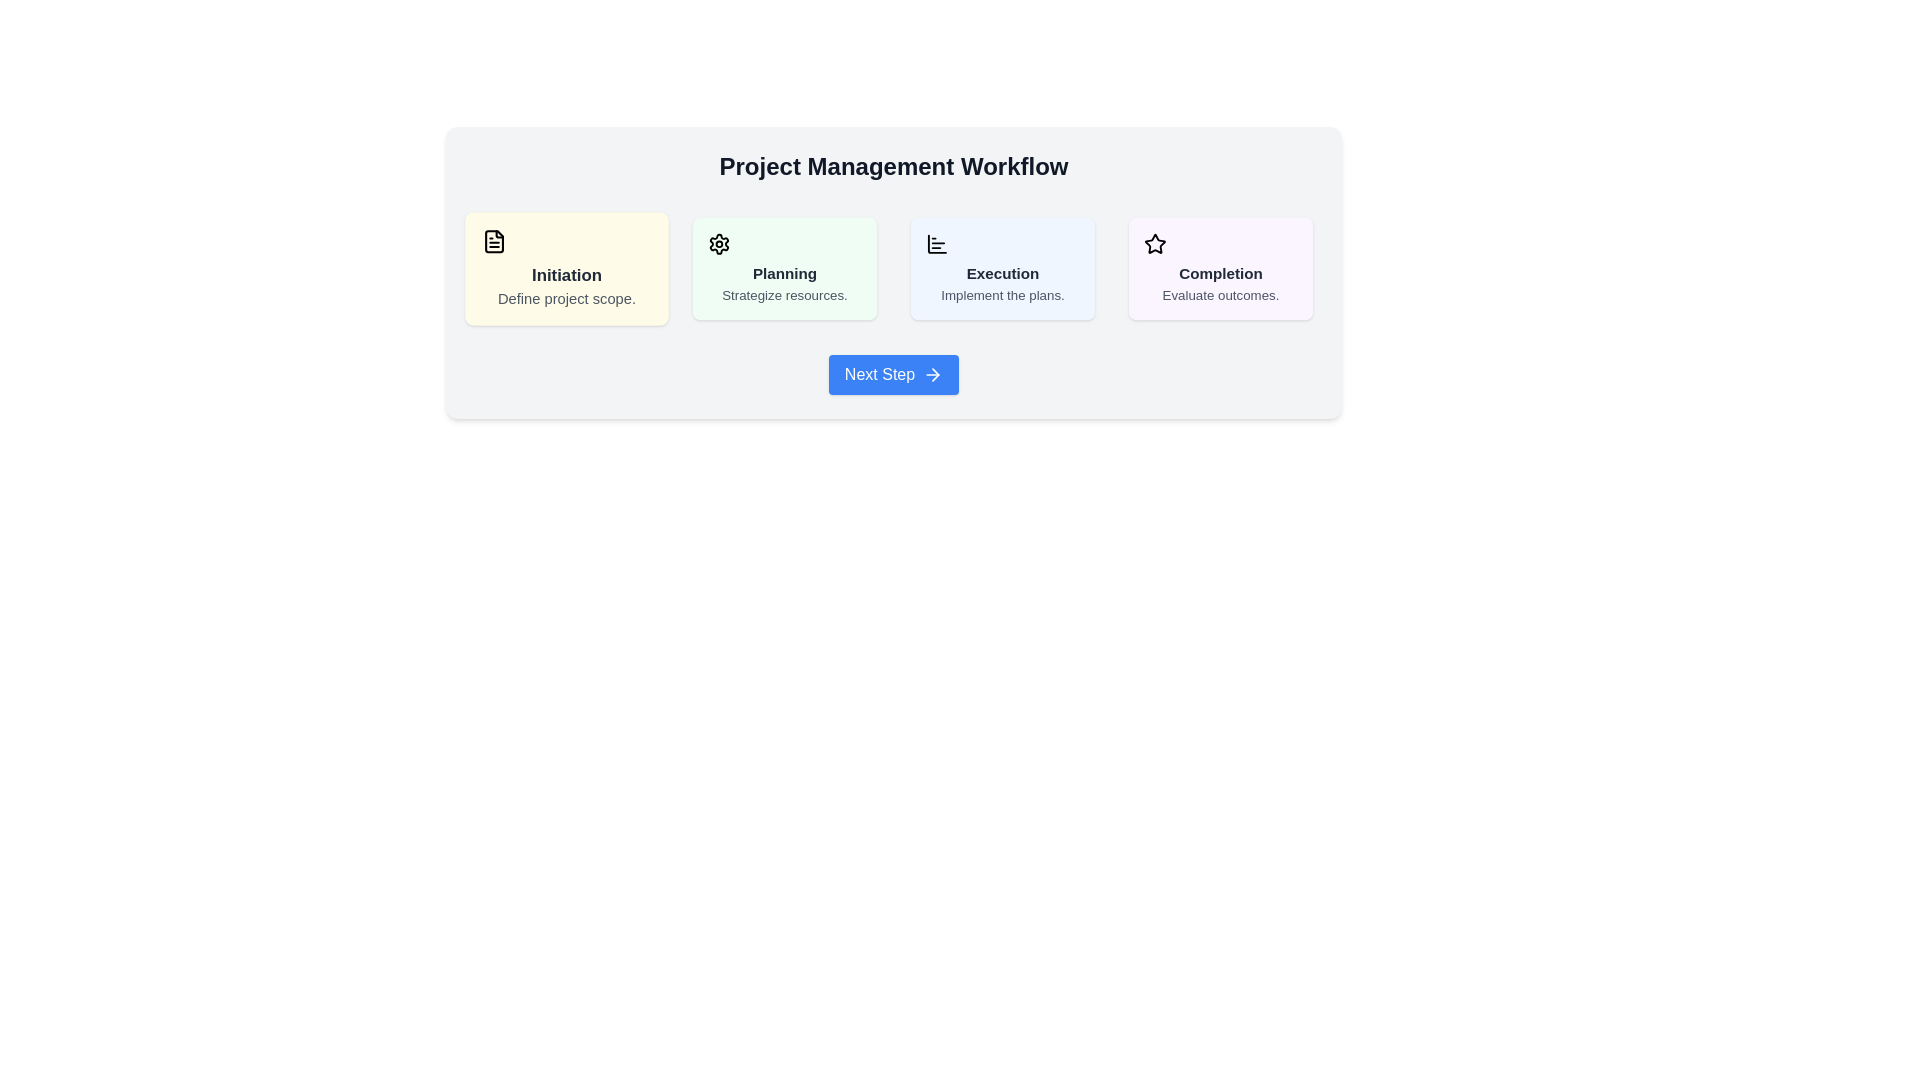  Describe the element at coordinates (784, 273) in the screenshot. I see `the static text label that serves as the title for the 'Planning' section, which is located in the center of the interface` at that location.